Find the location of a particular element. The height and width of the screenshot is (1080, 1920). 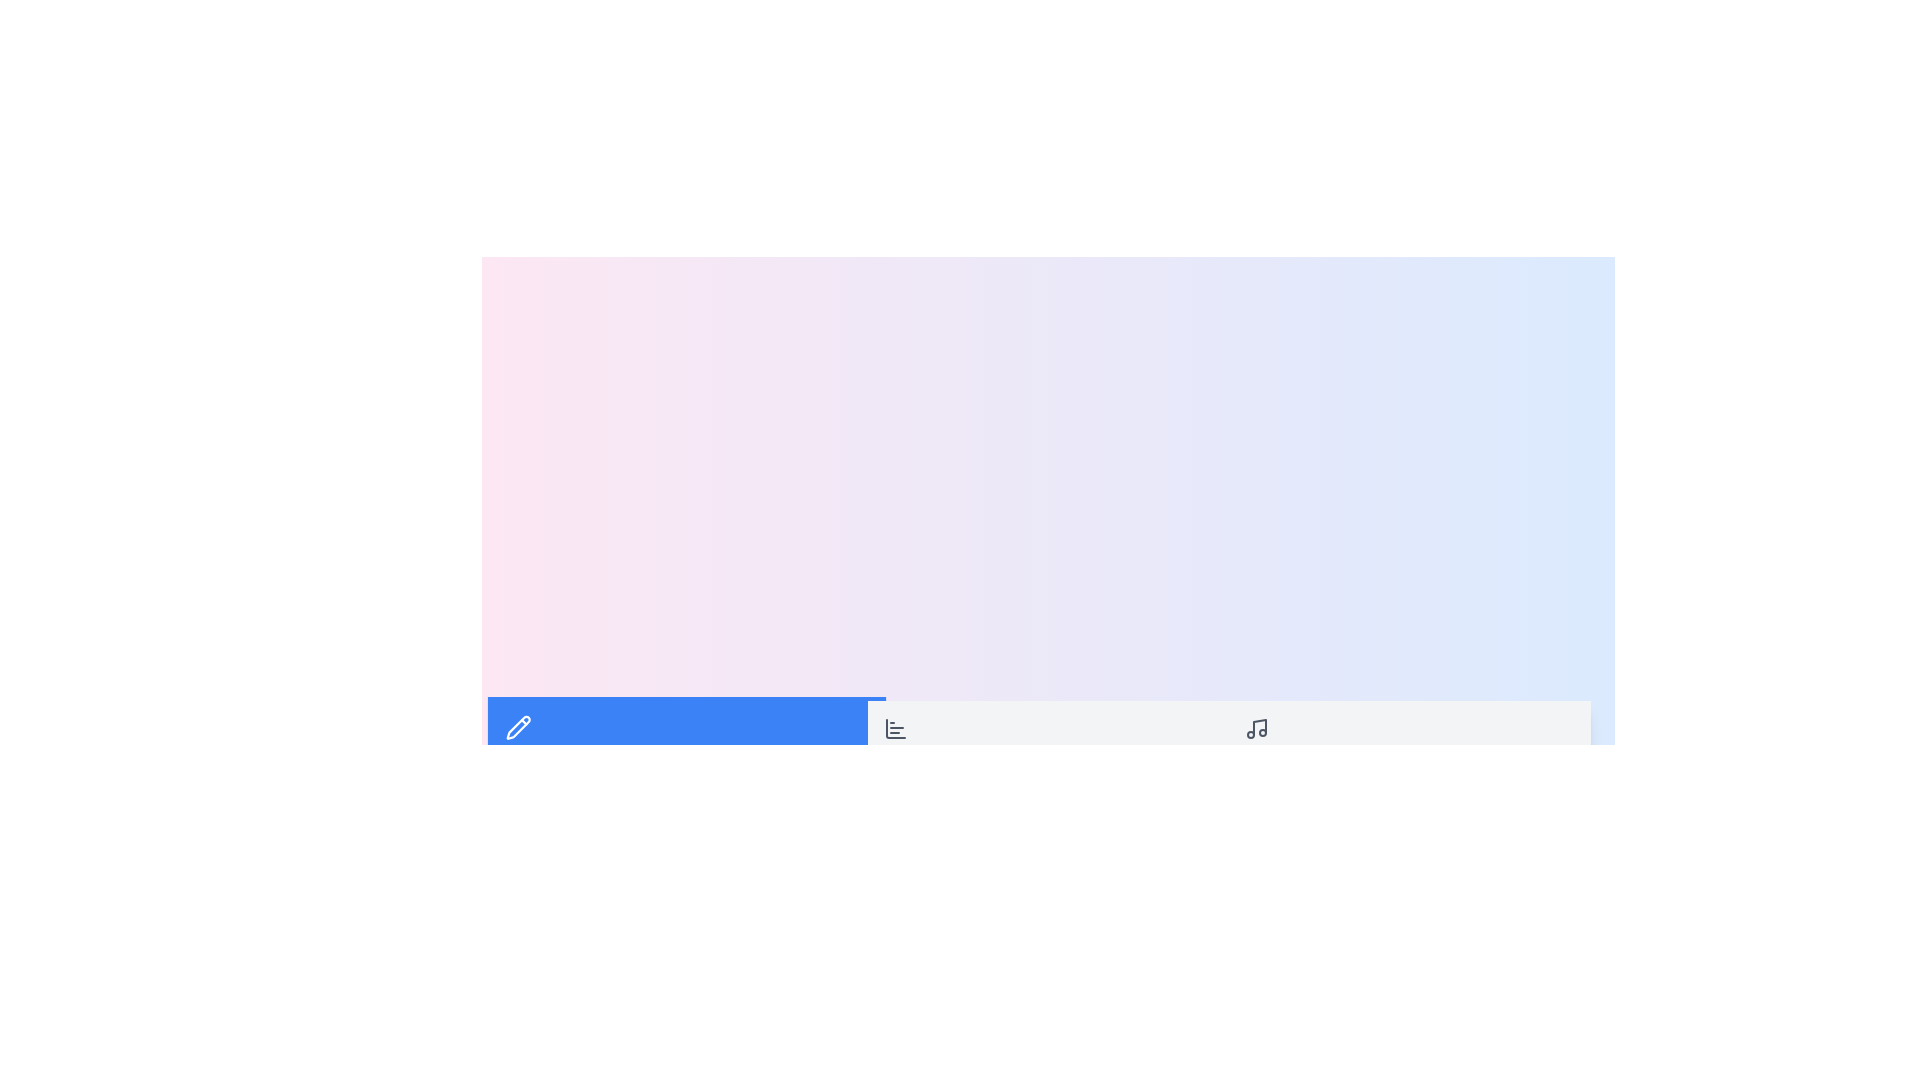

the tab labeled Creative to observe its visual effect is located at coordinates (686, 740).